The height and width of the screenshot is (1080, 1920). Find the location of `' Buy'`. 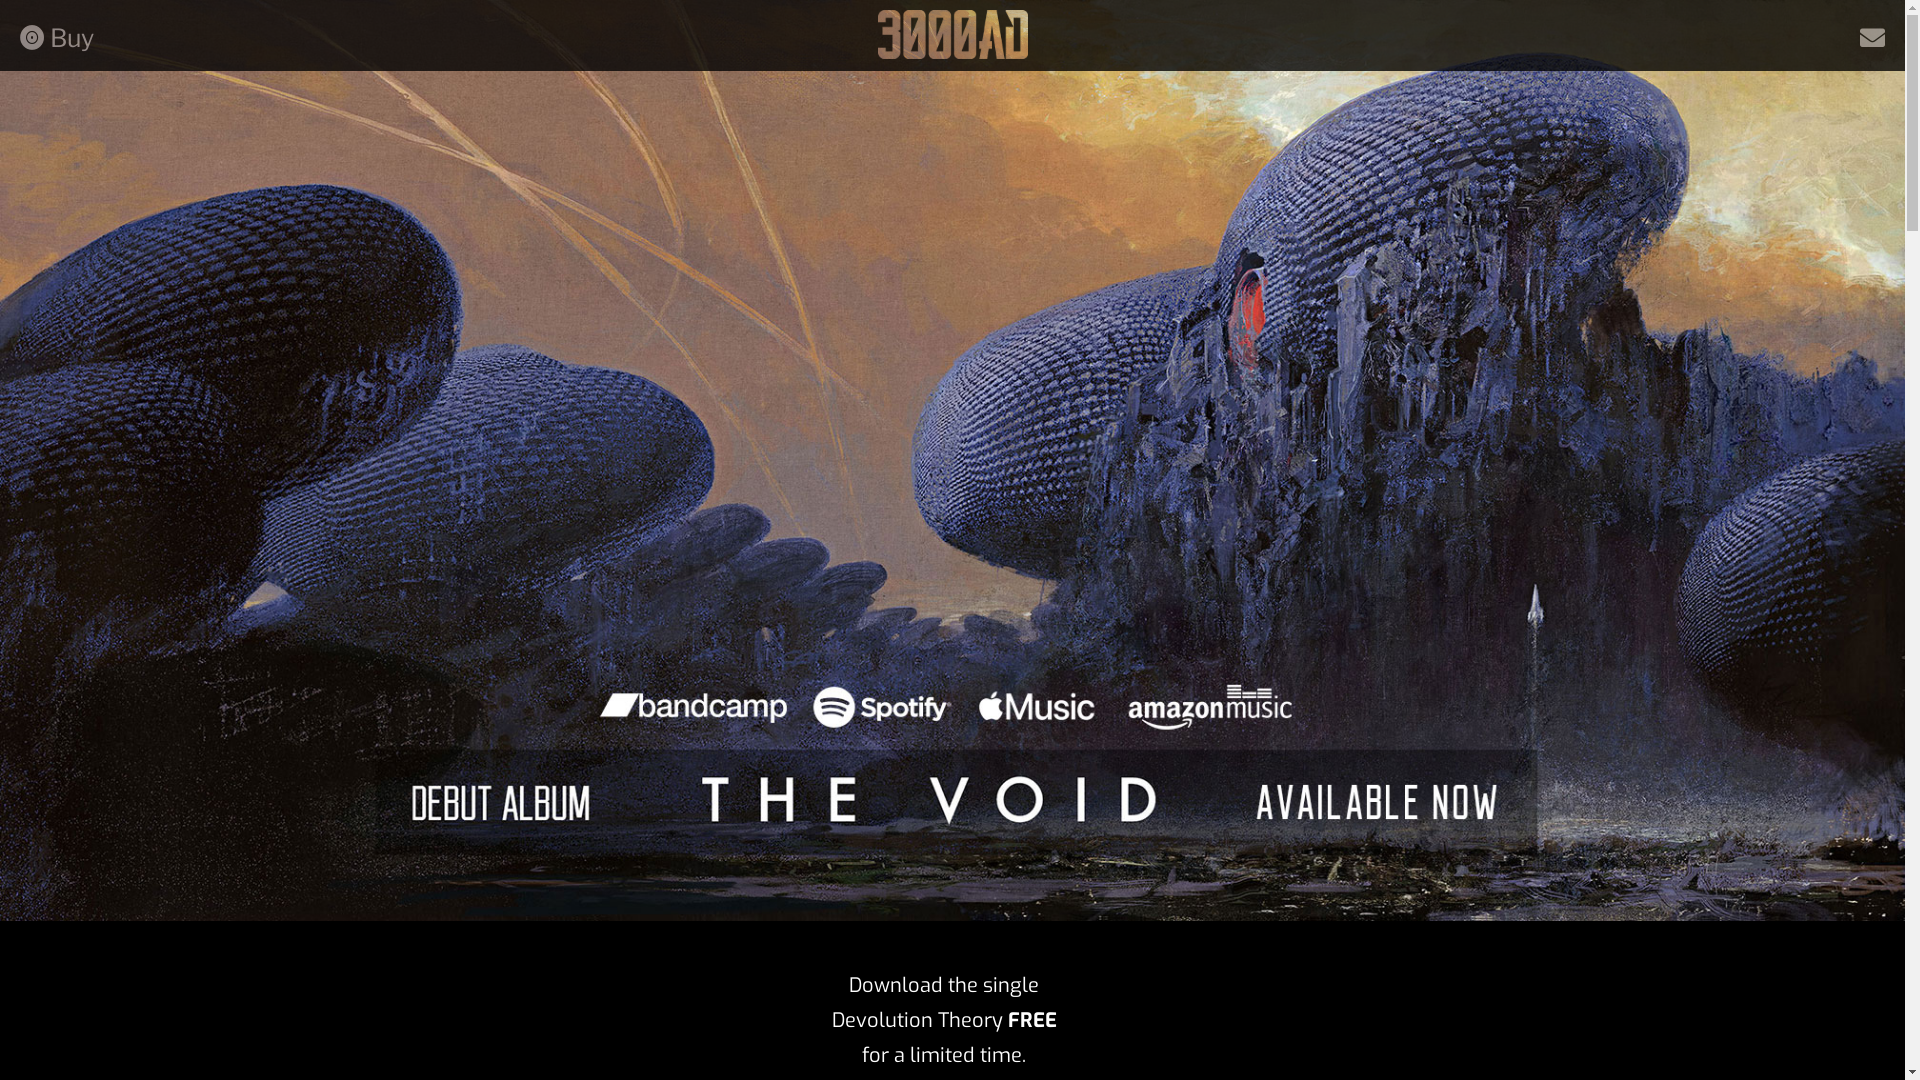

' Buy' is located at coordinates (57, 38).